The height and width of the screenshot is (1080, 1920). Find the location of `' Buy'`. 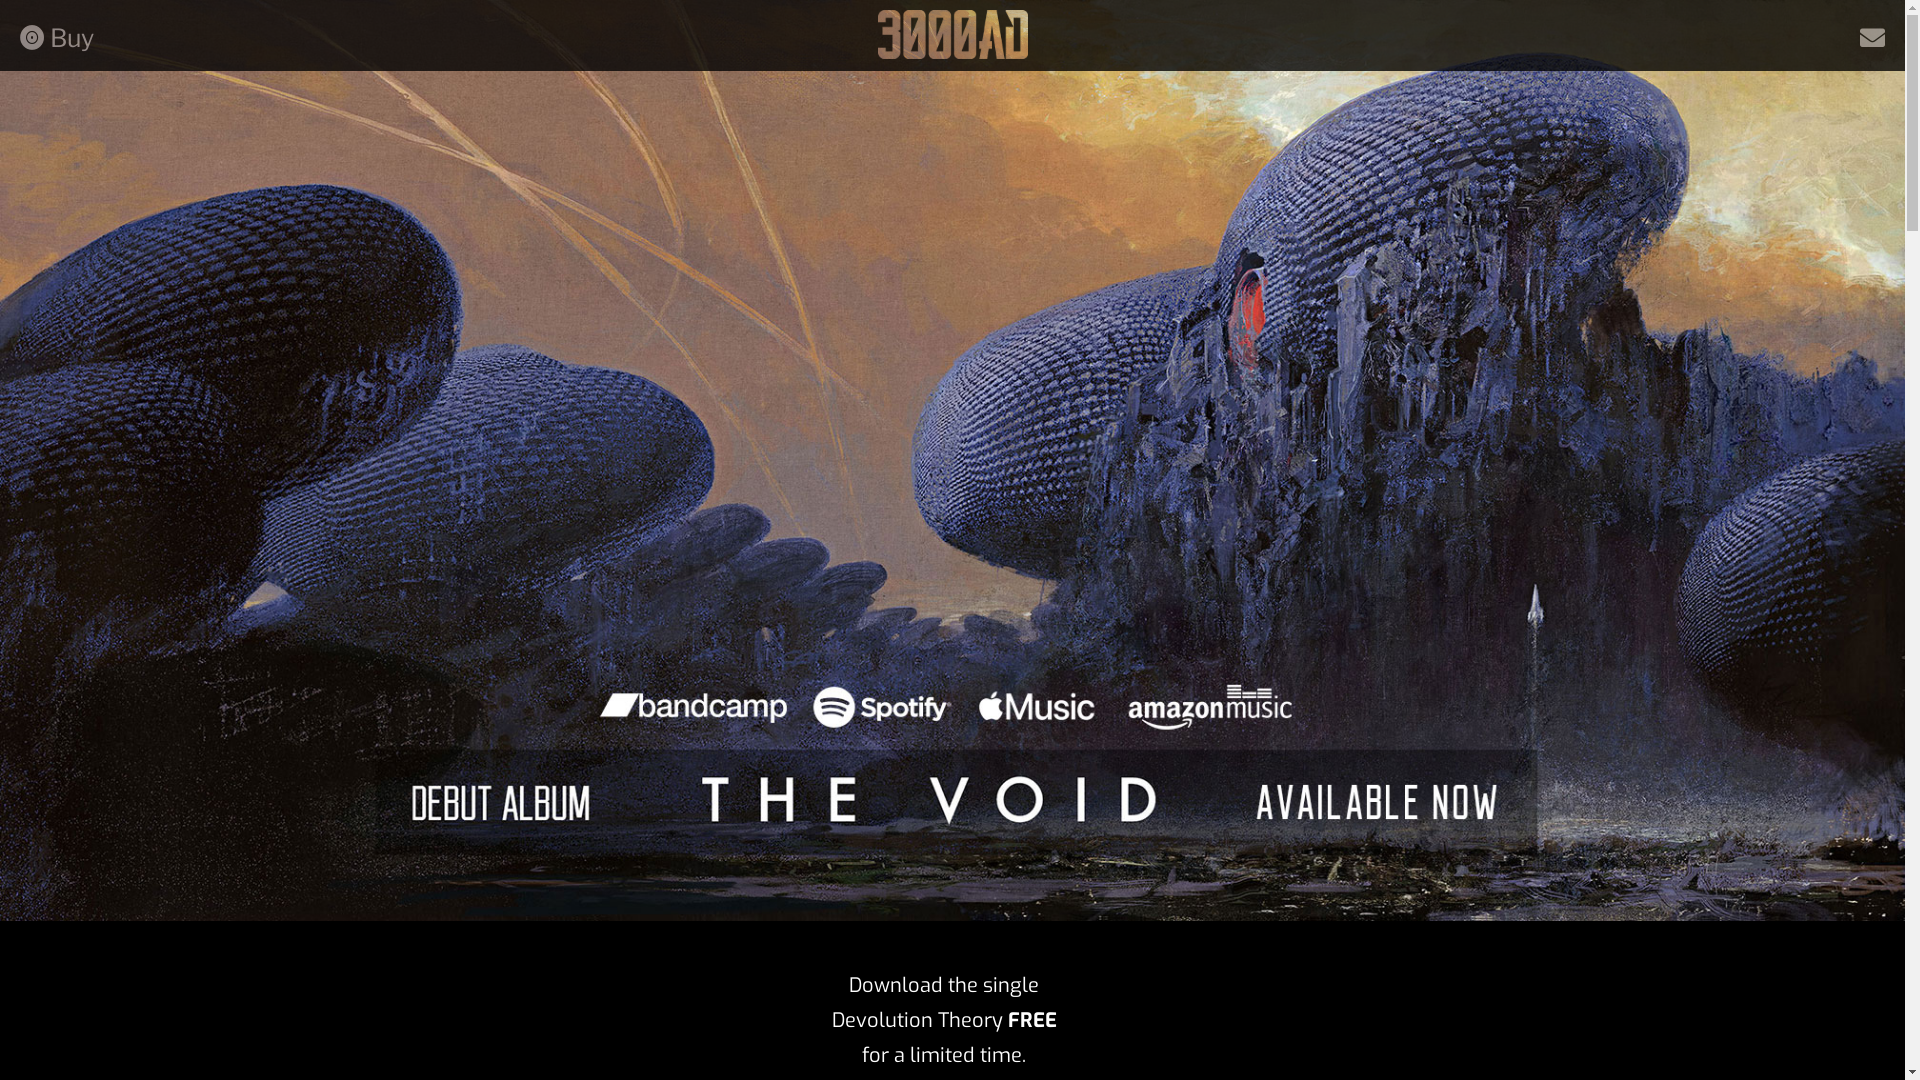

' Buy' is located at coordinates (57, 38).